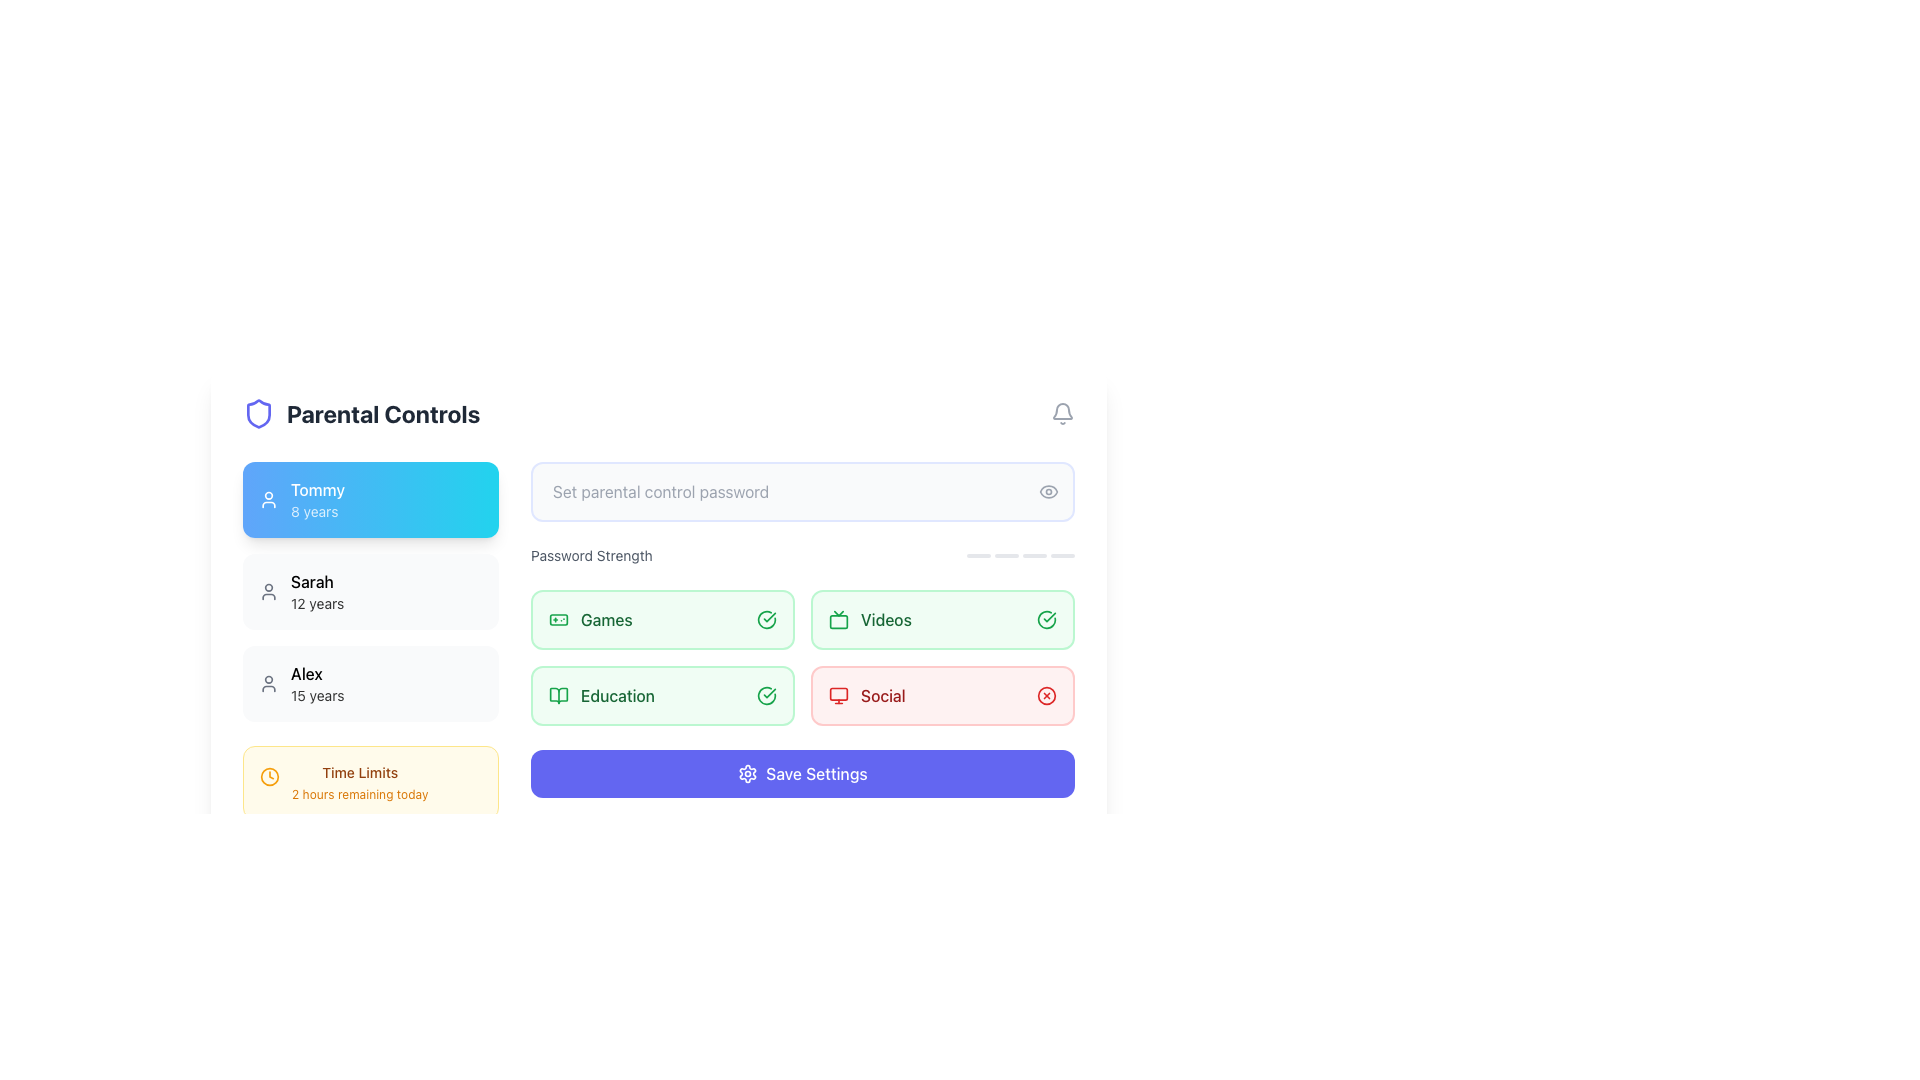  I want to click on the 'Social' category in the interactive card list, so click(941, 694).